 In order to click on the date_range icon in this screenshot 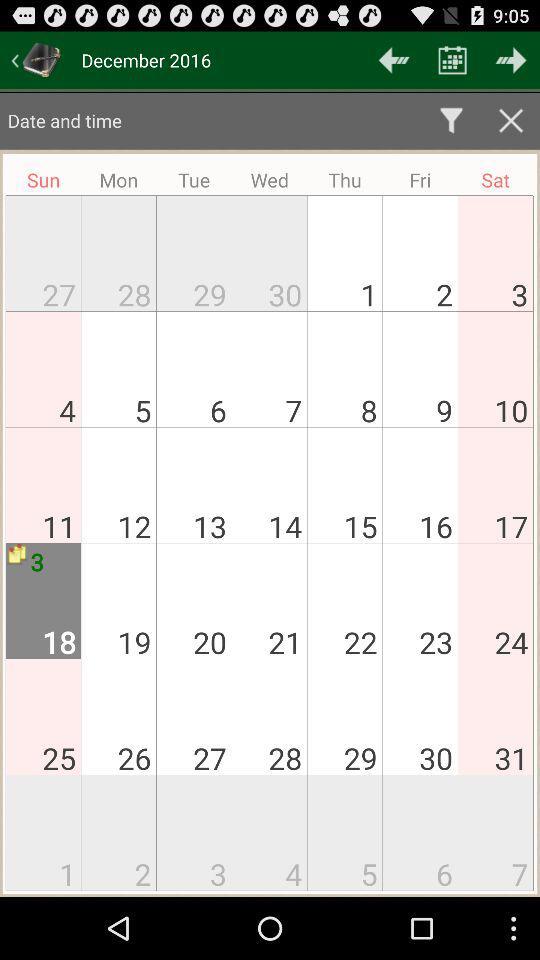, I will do `click(452, 64)`.